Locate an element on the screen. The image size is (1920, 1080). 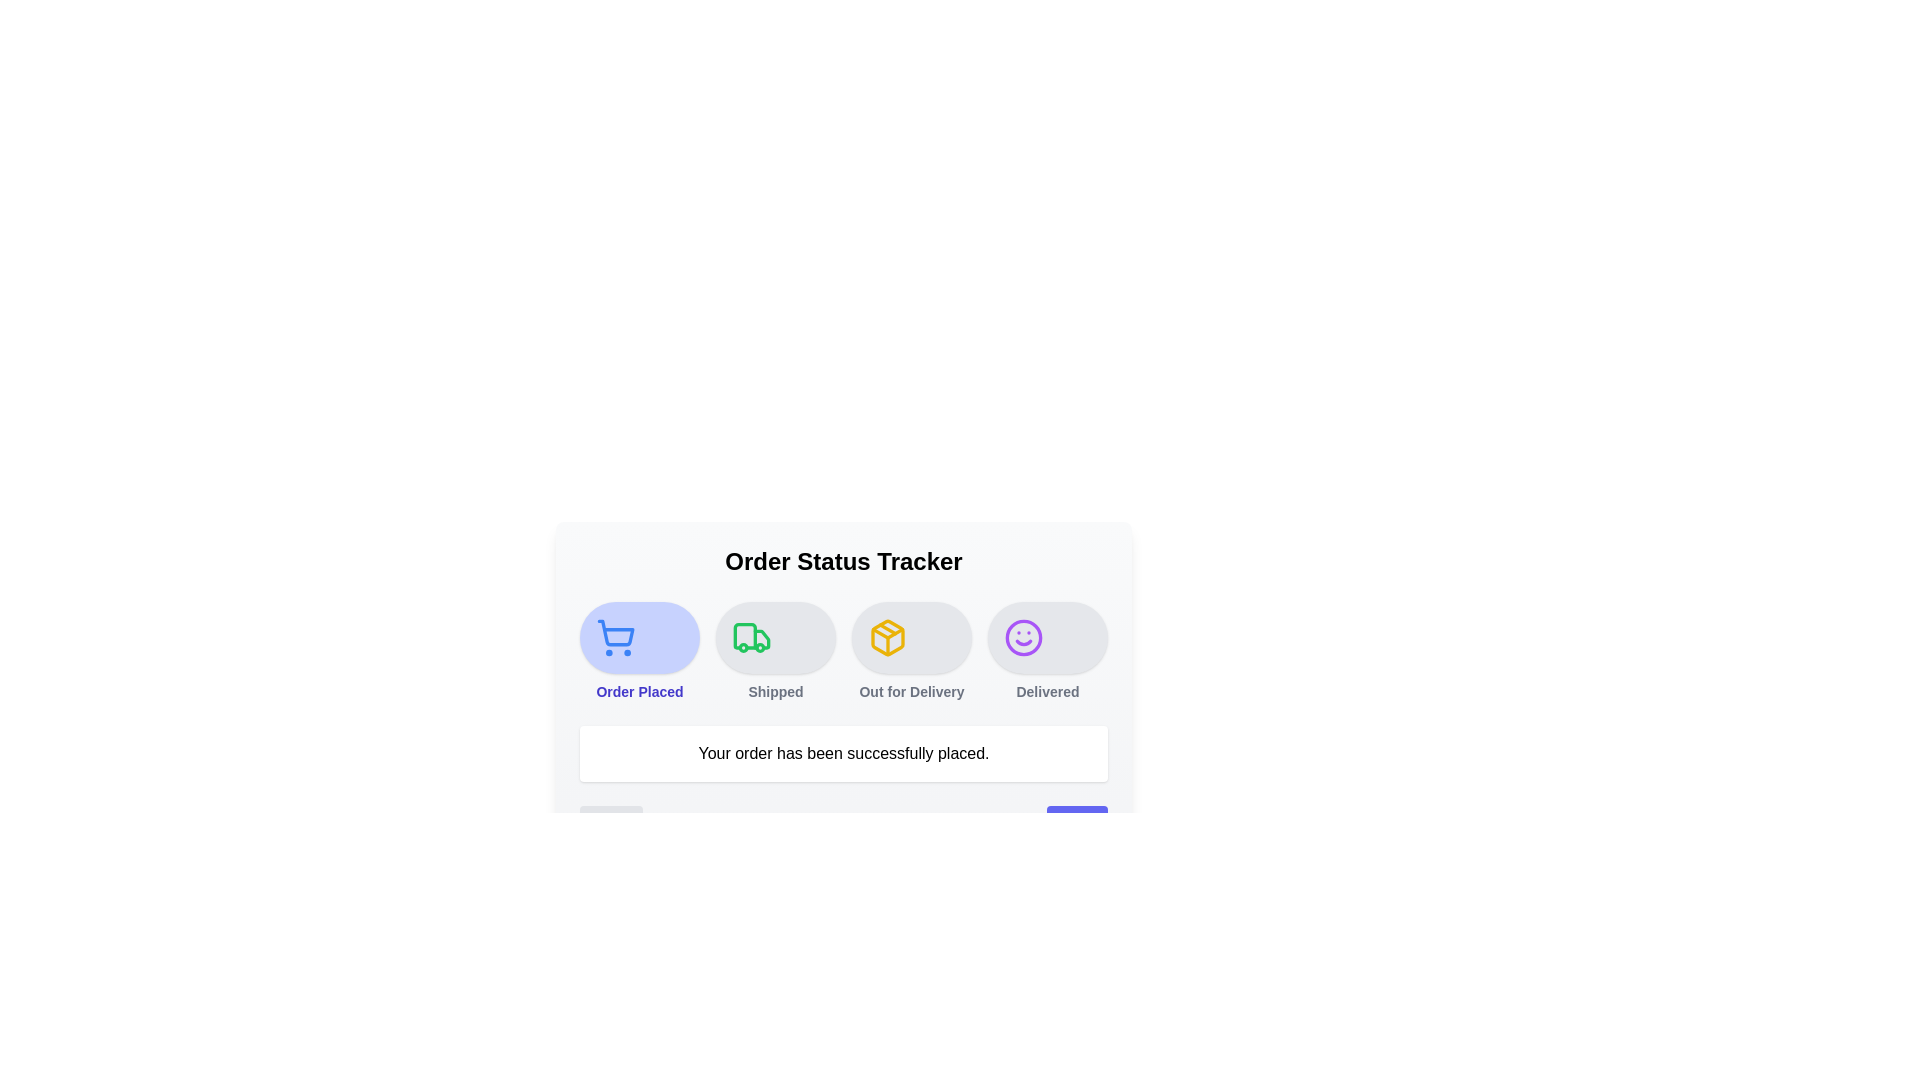
the step icon corresponding to Shipped to highlight it and view its details is located at coordinates (775, 637).